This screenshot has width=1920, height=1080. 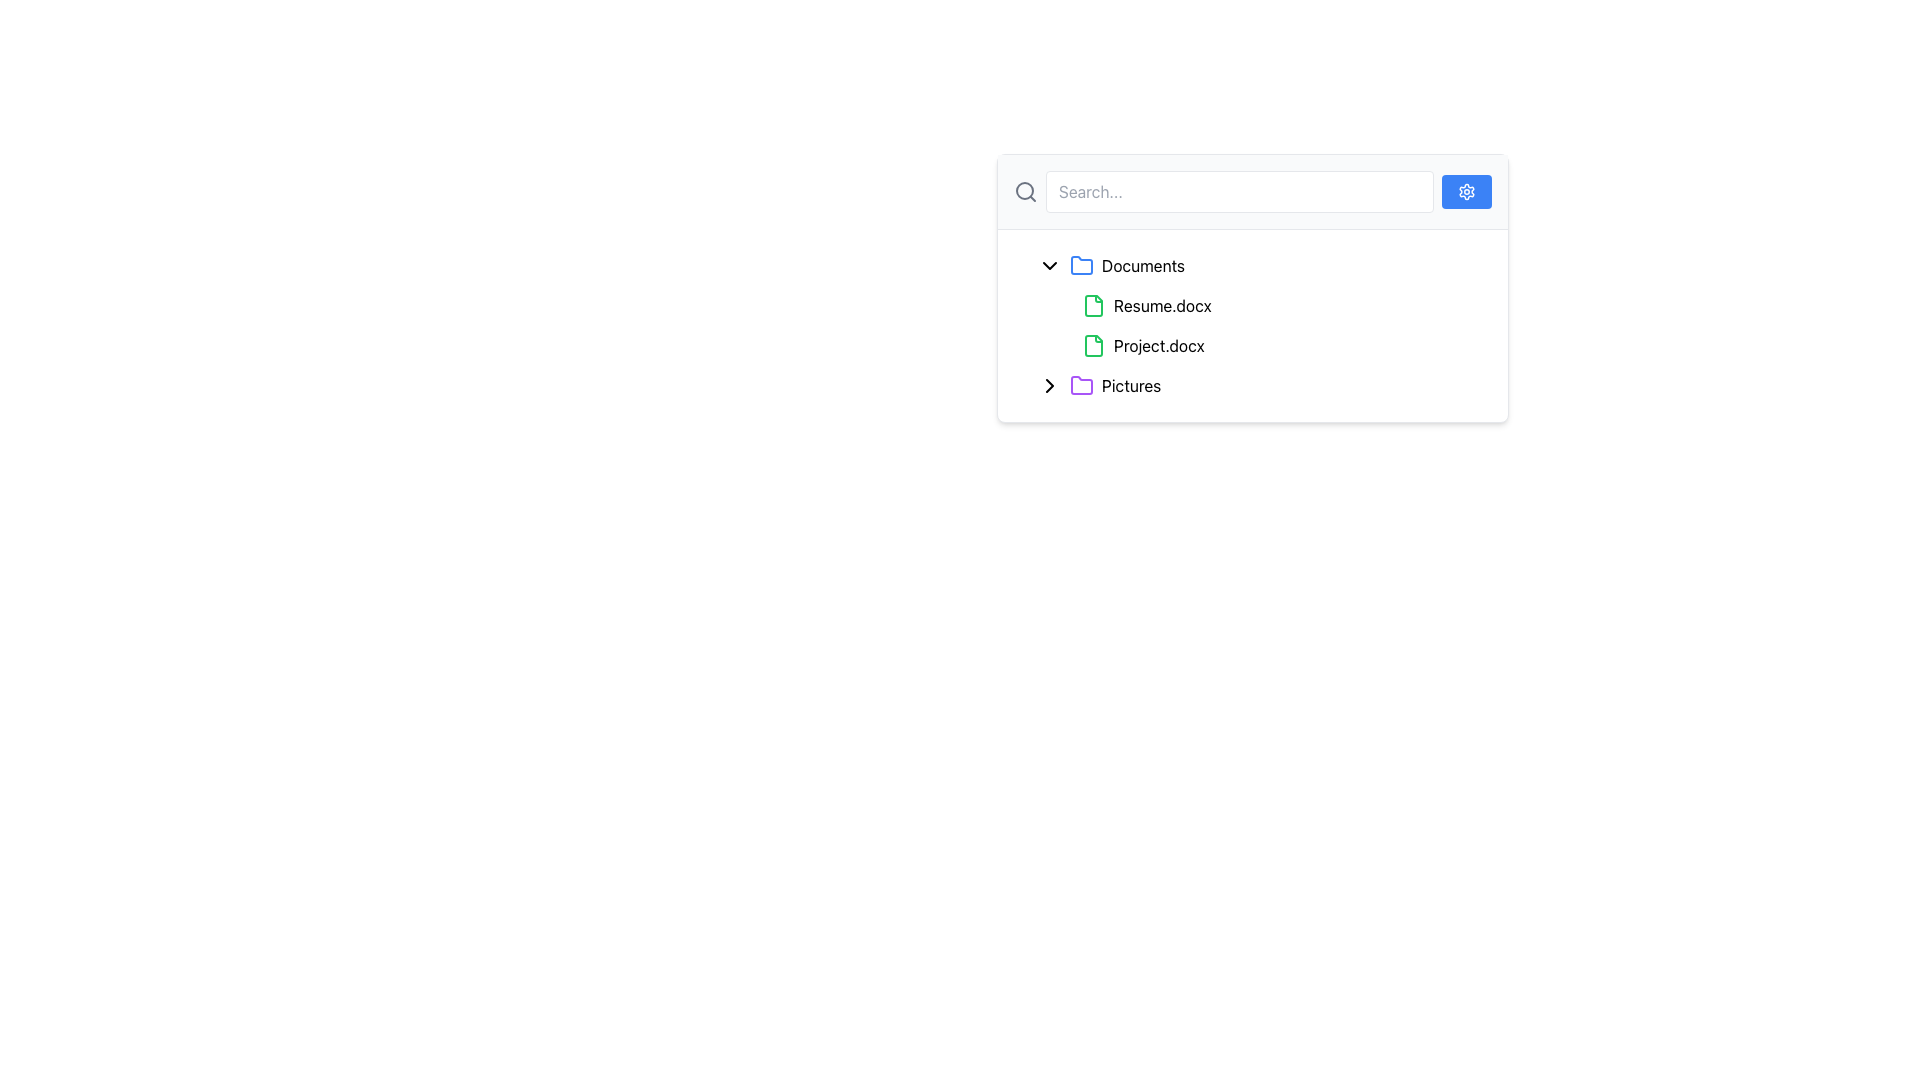 What do you see at coordinates (1260, 325) in the screenshot?
I see `the filenames 'Resume.docx' and 'Project.docx' in the file explorer interface` at bounding box center [1260, 325].